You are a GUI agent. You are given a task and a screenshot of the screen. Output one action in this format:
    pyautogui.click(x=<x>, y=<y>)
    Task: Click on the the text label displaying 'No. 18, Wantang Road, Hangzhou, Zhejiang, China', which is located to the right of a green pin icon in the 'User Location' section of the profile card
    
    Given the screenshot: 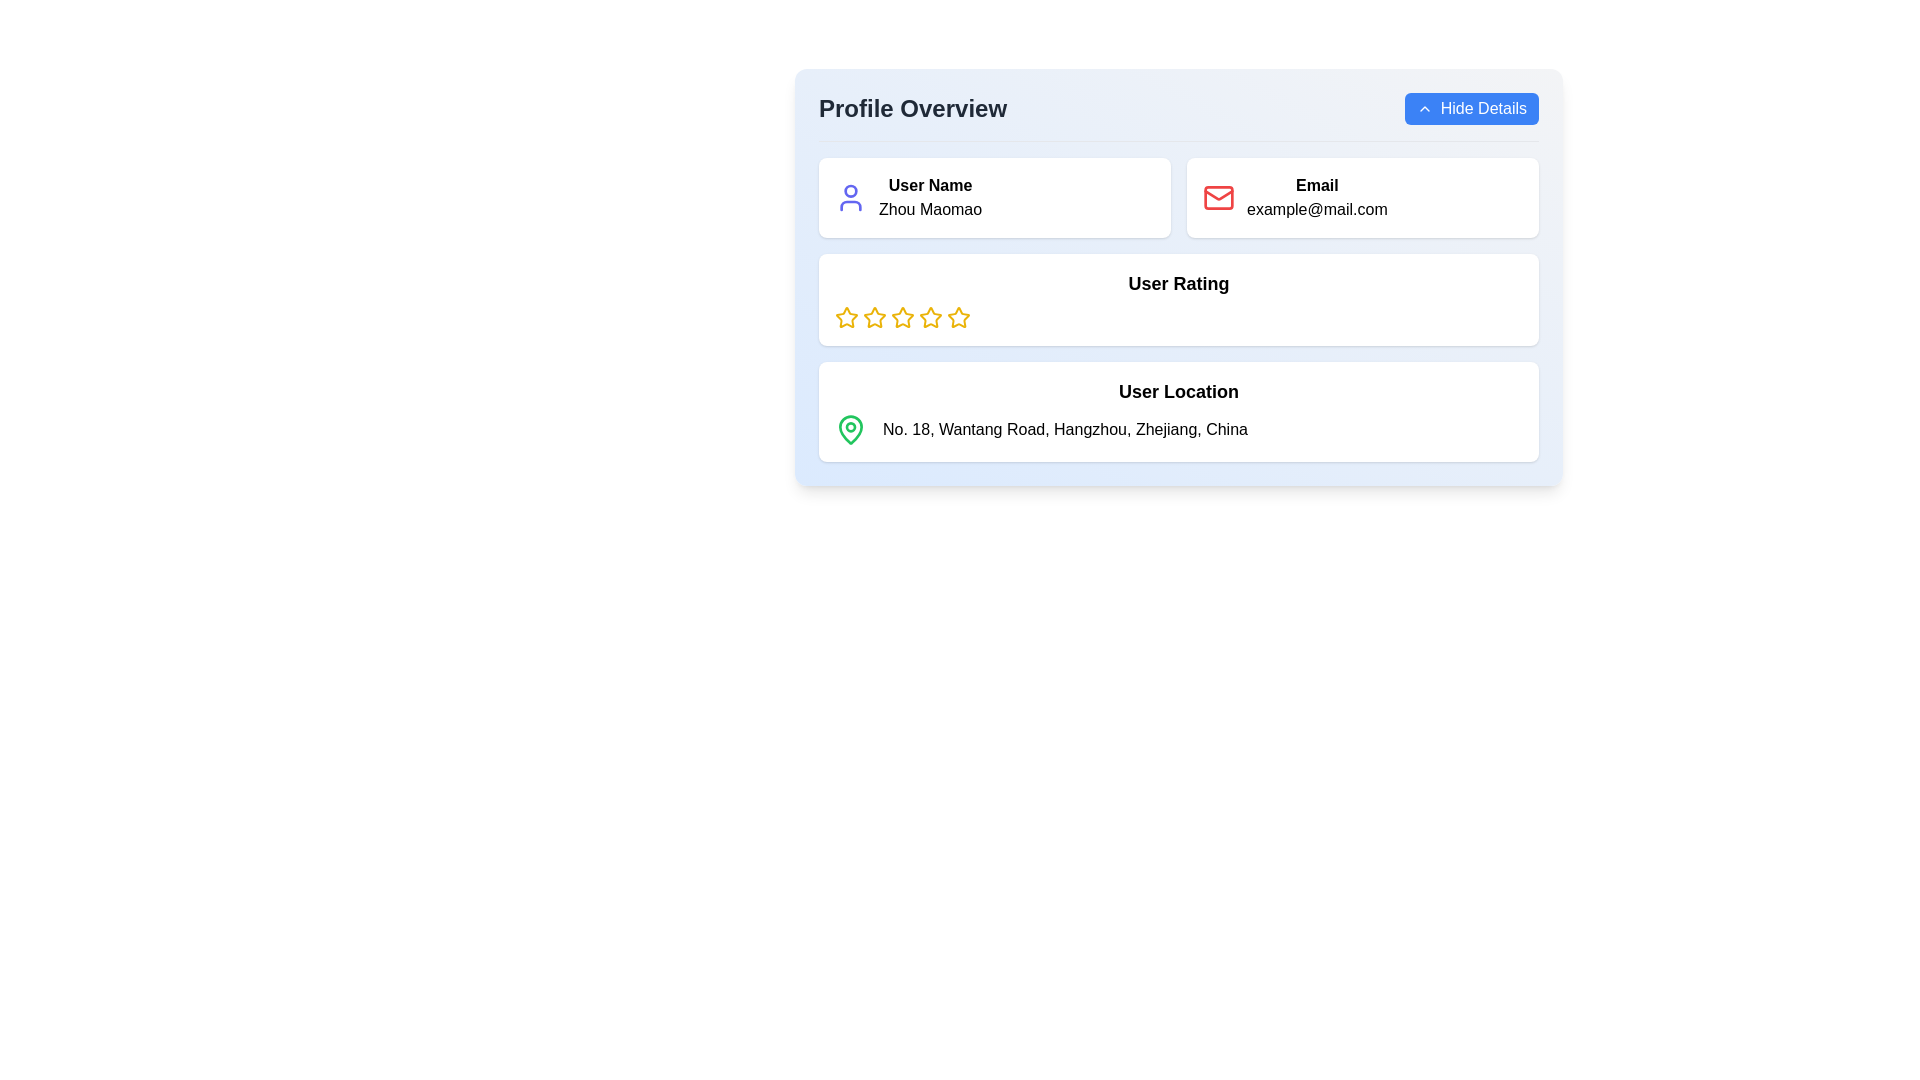 What is the action you would take?
    pyautogui.click(x=1064, y=428)
    